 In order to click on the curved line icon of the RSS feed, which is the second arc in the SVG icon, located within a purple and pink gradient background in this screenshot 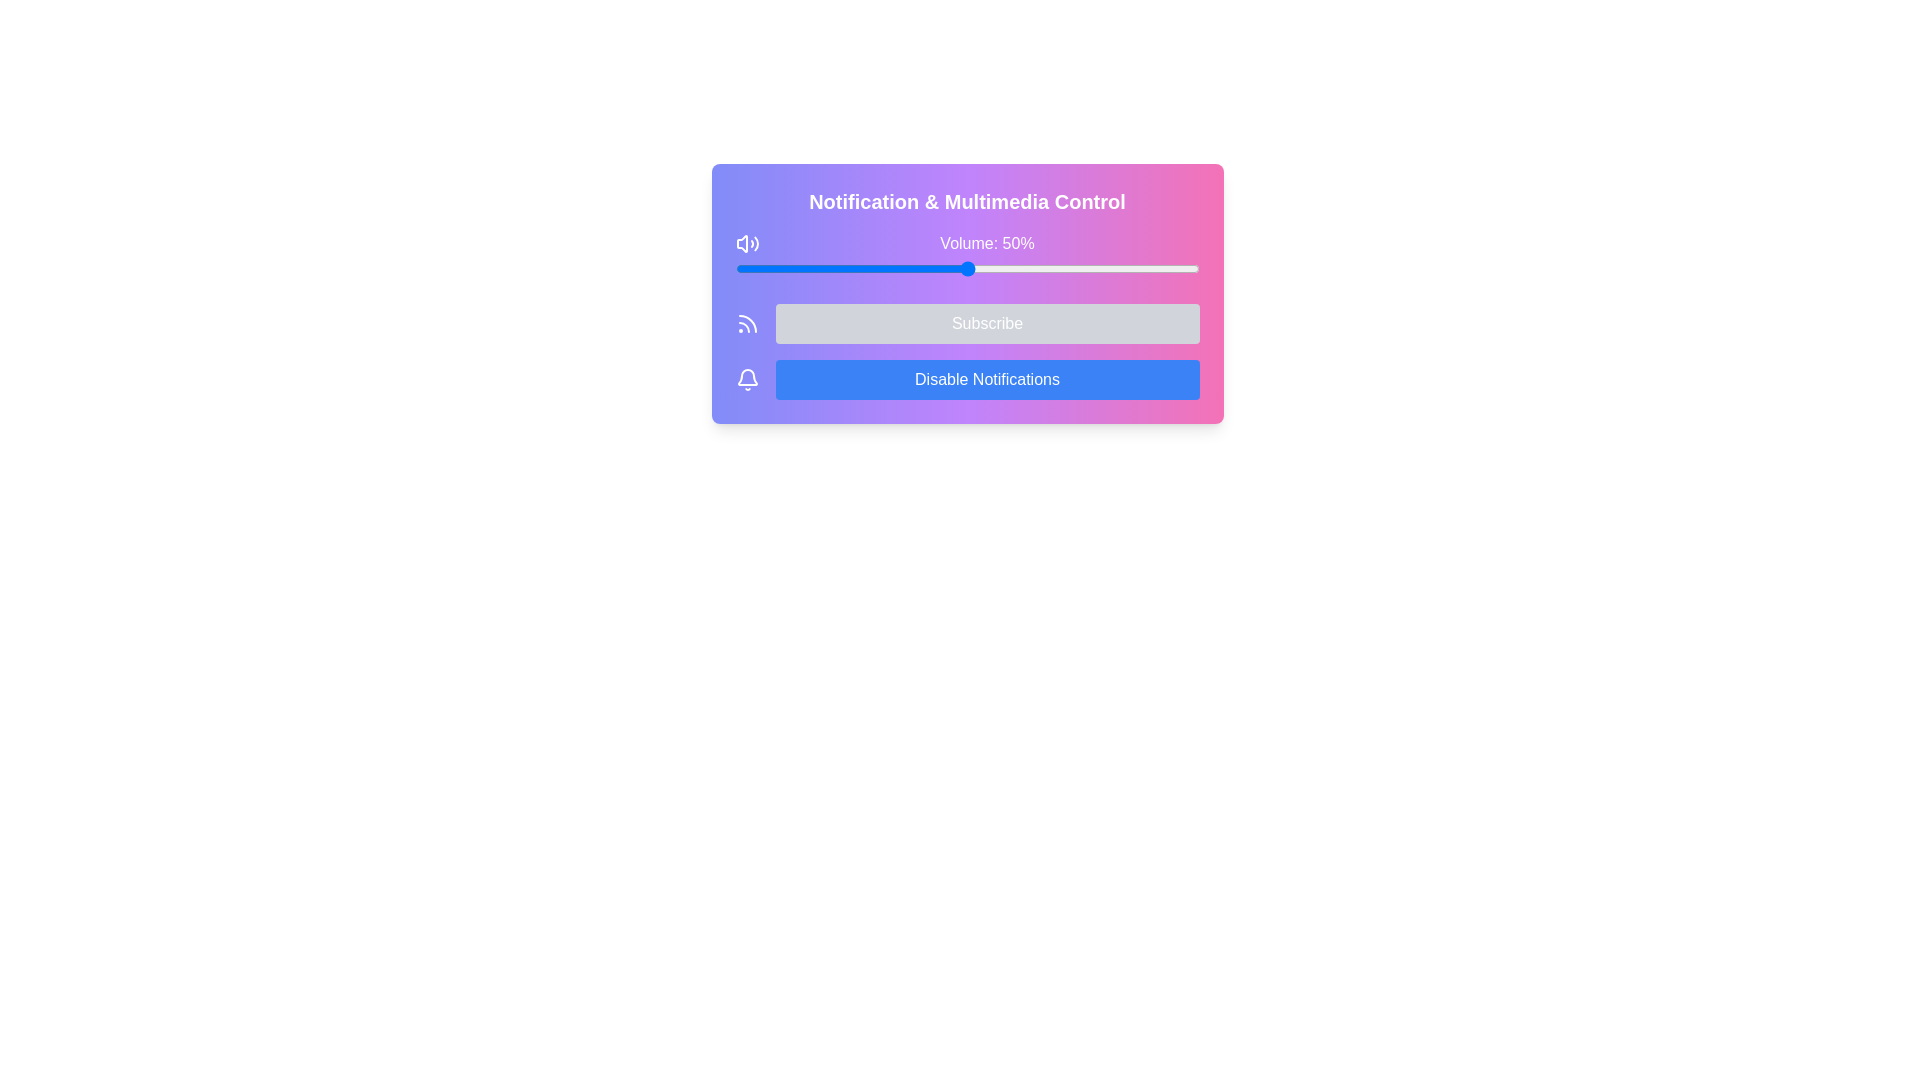, I will do `click(746, 323)`.